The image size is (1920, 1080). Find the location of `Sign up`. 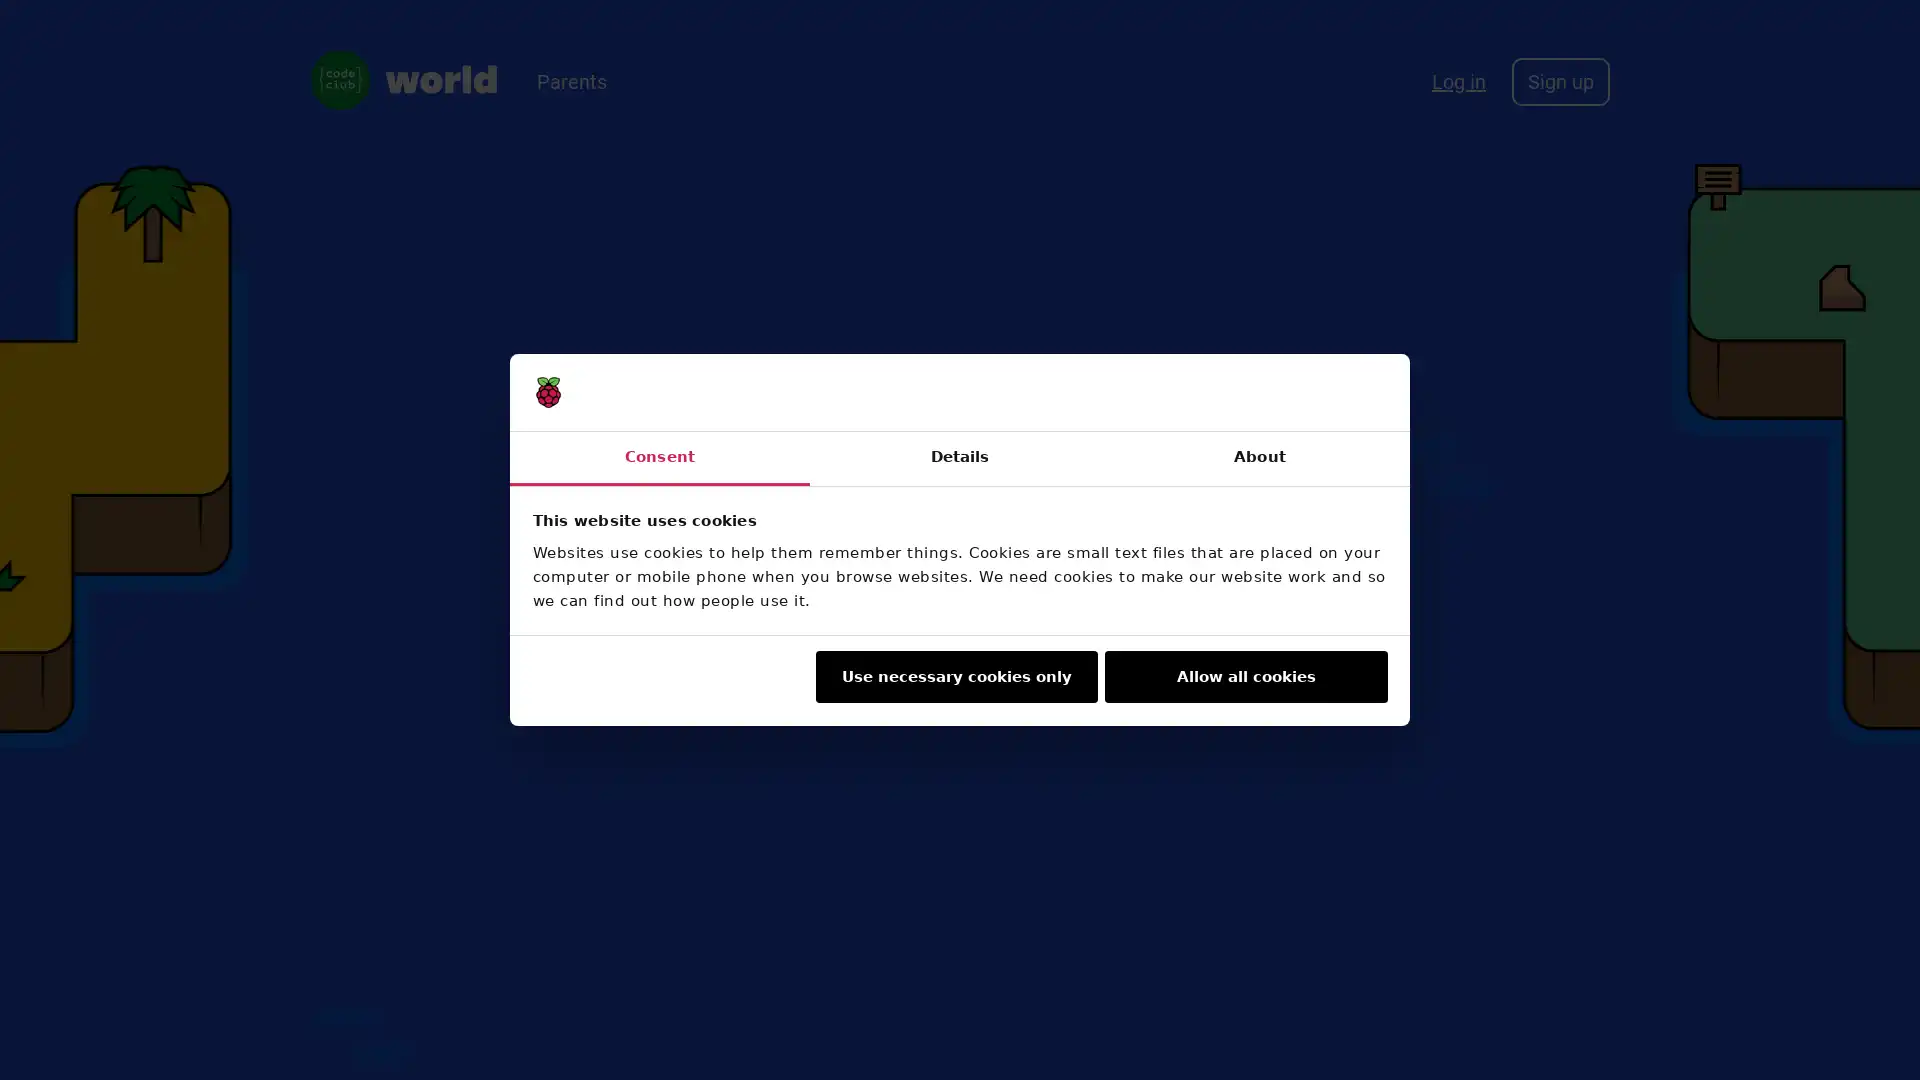

Sign up is located at coordinates (1559, 80).